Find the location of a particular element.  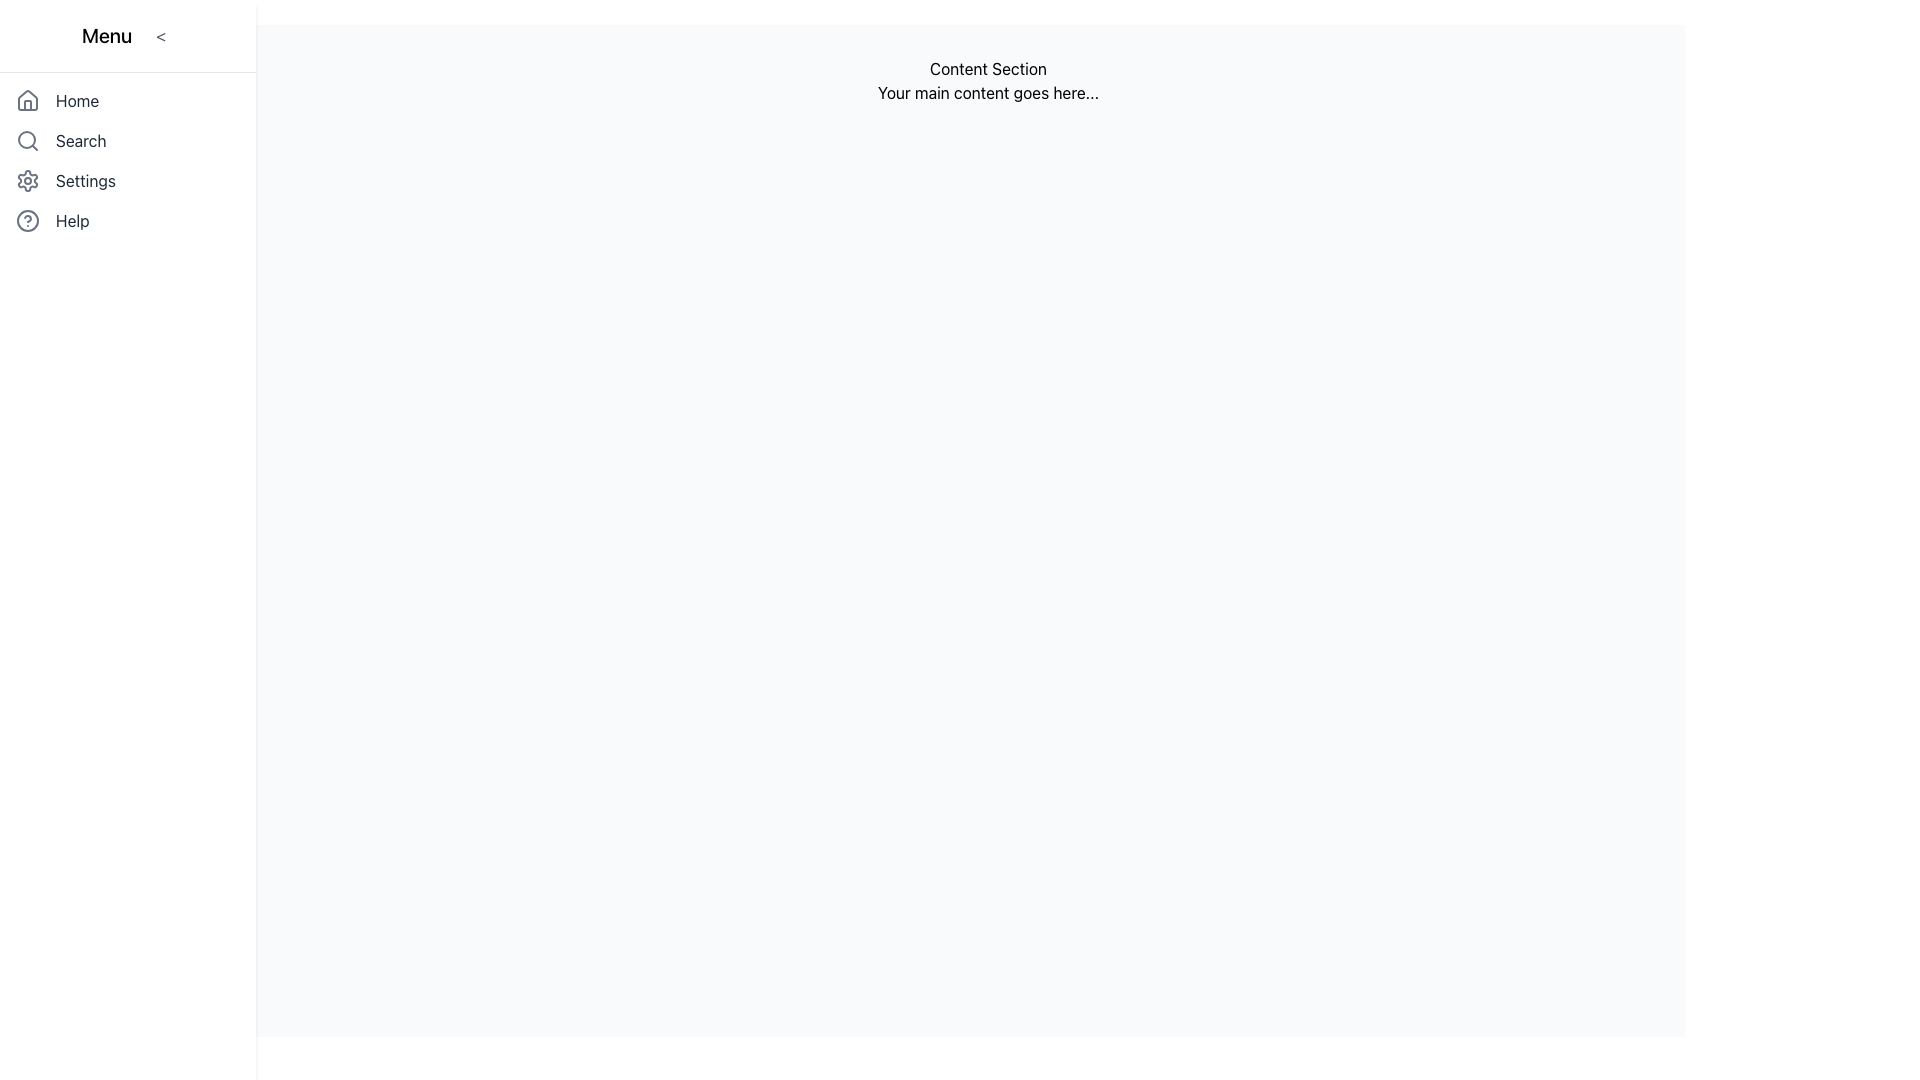

the small gray left-pointing arrow button located next to the 'Menu' label in the top-left corner of the interface is located at coordinates (161, 35).